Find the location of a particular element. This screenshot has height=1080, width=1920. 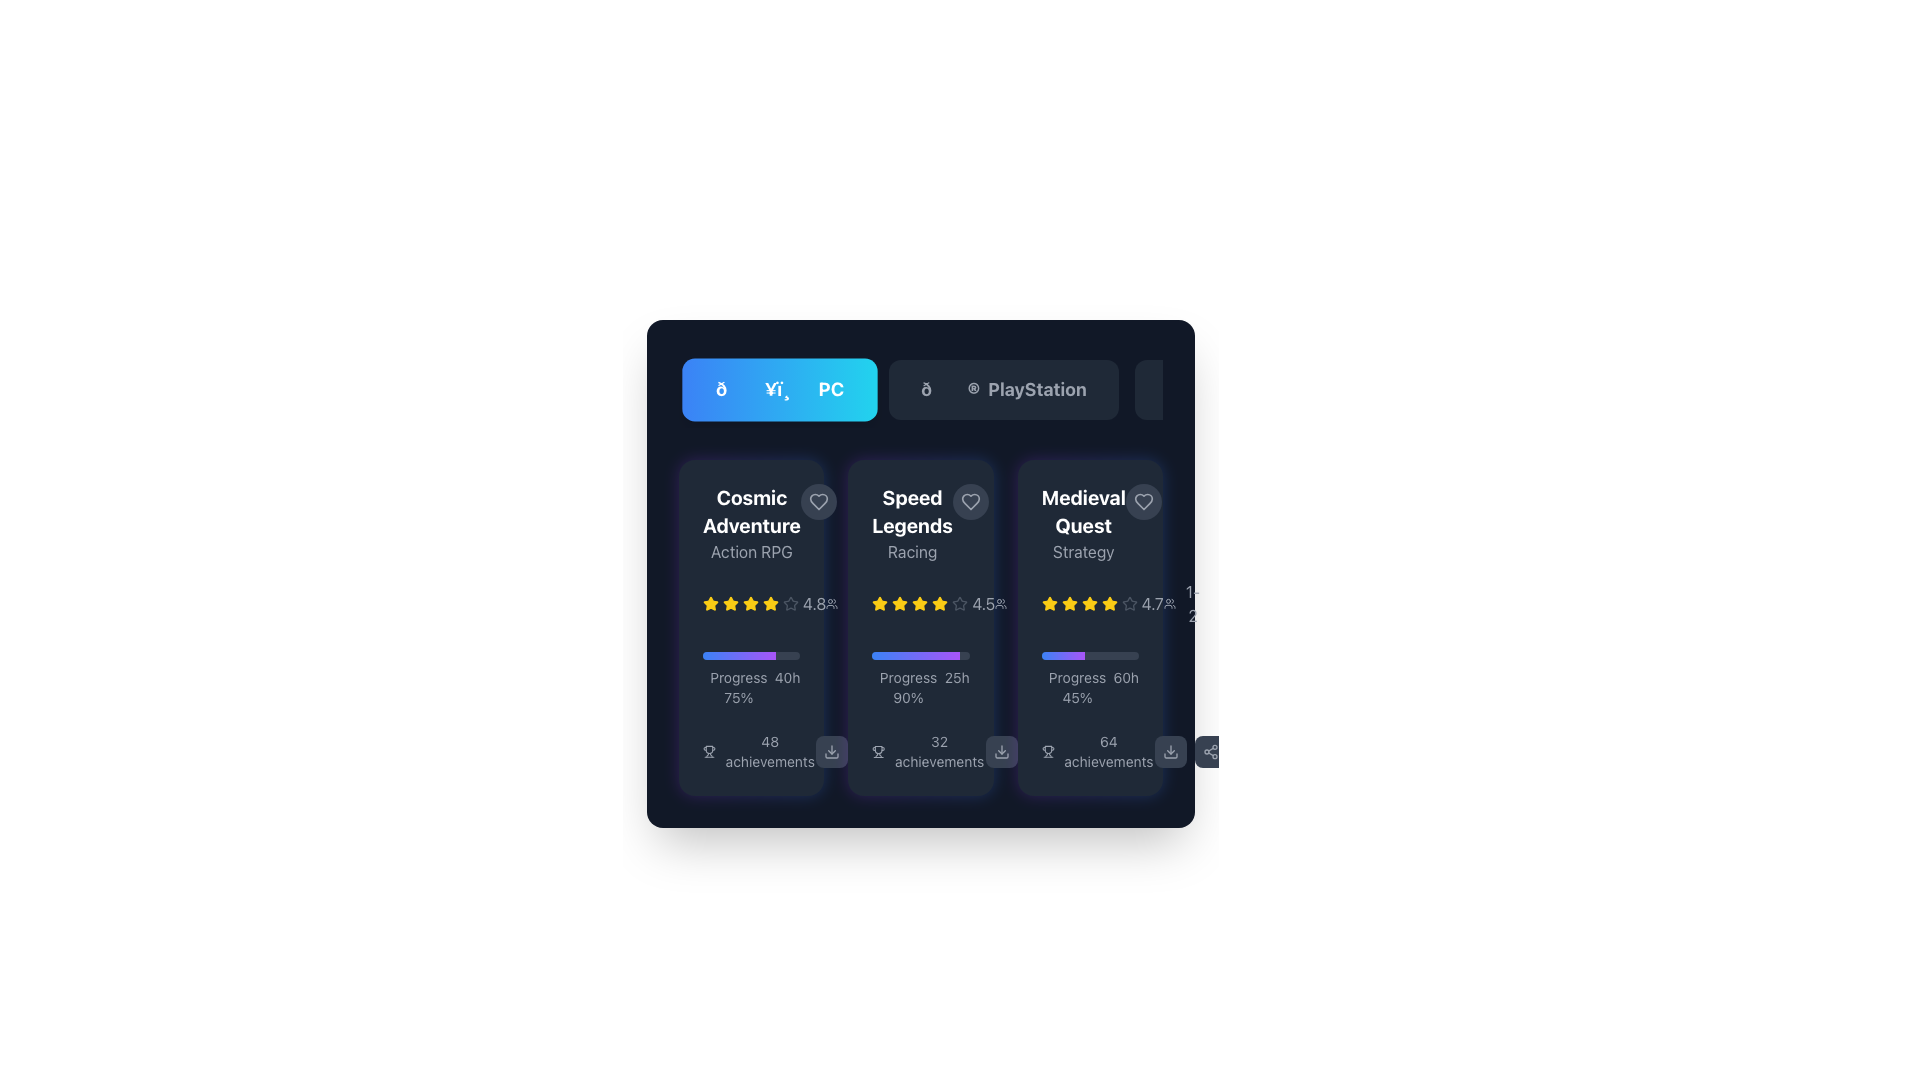

the fifth star icon representing the rating of 'Medieval Quest', which is styled with a yellow fill and black stroke outlines, located in the middle-right section of the game's rating component is located at coordinates (1088, 602).